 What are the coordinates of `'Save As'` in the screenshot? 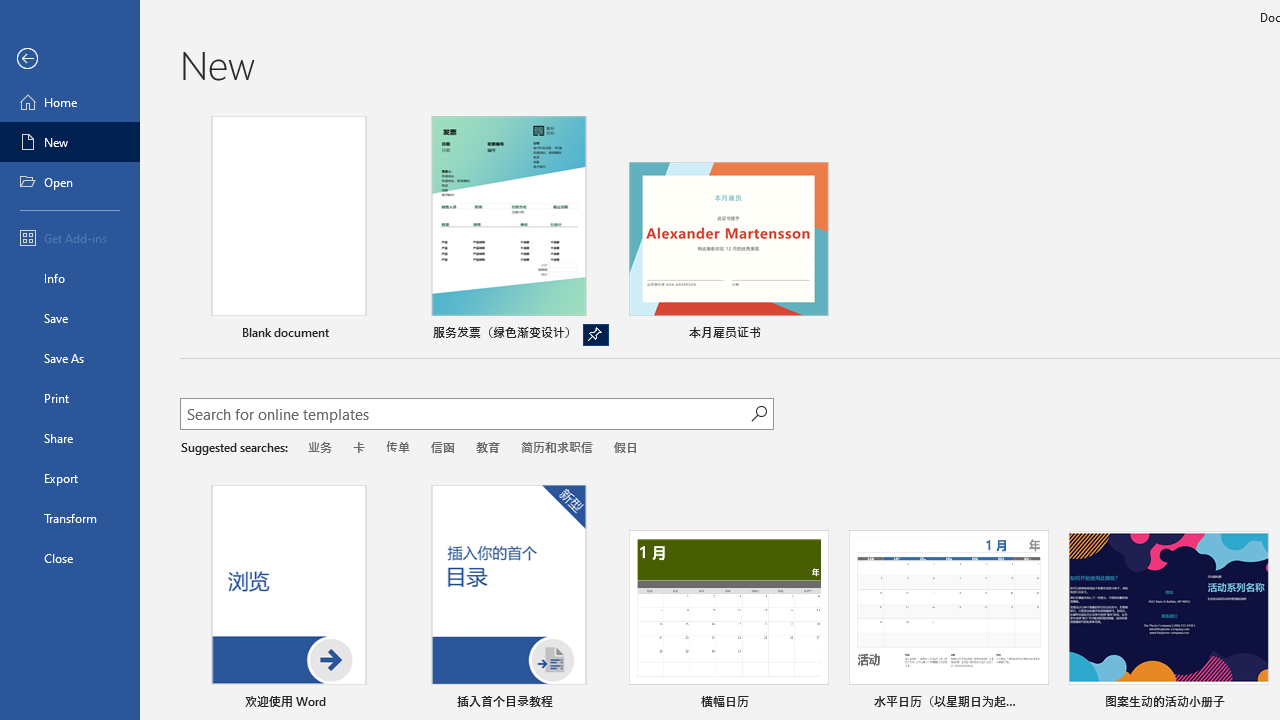 It's located at (69, 356).